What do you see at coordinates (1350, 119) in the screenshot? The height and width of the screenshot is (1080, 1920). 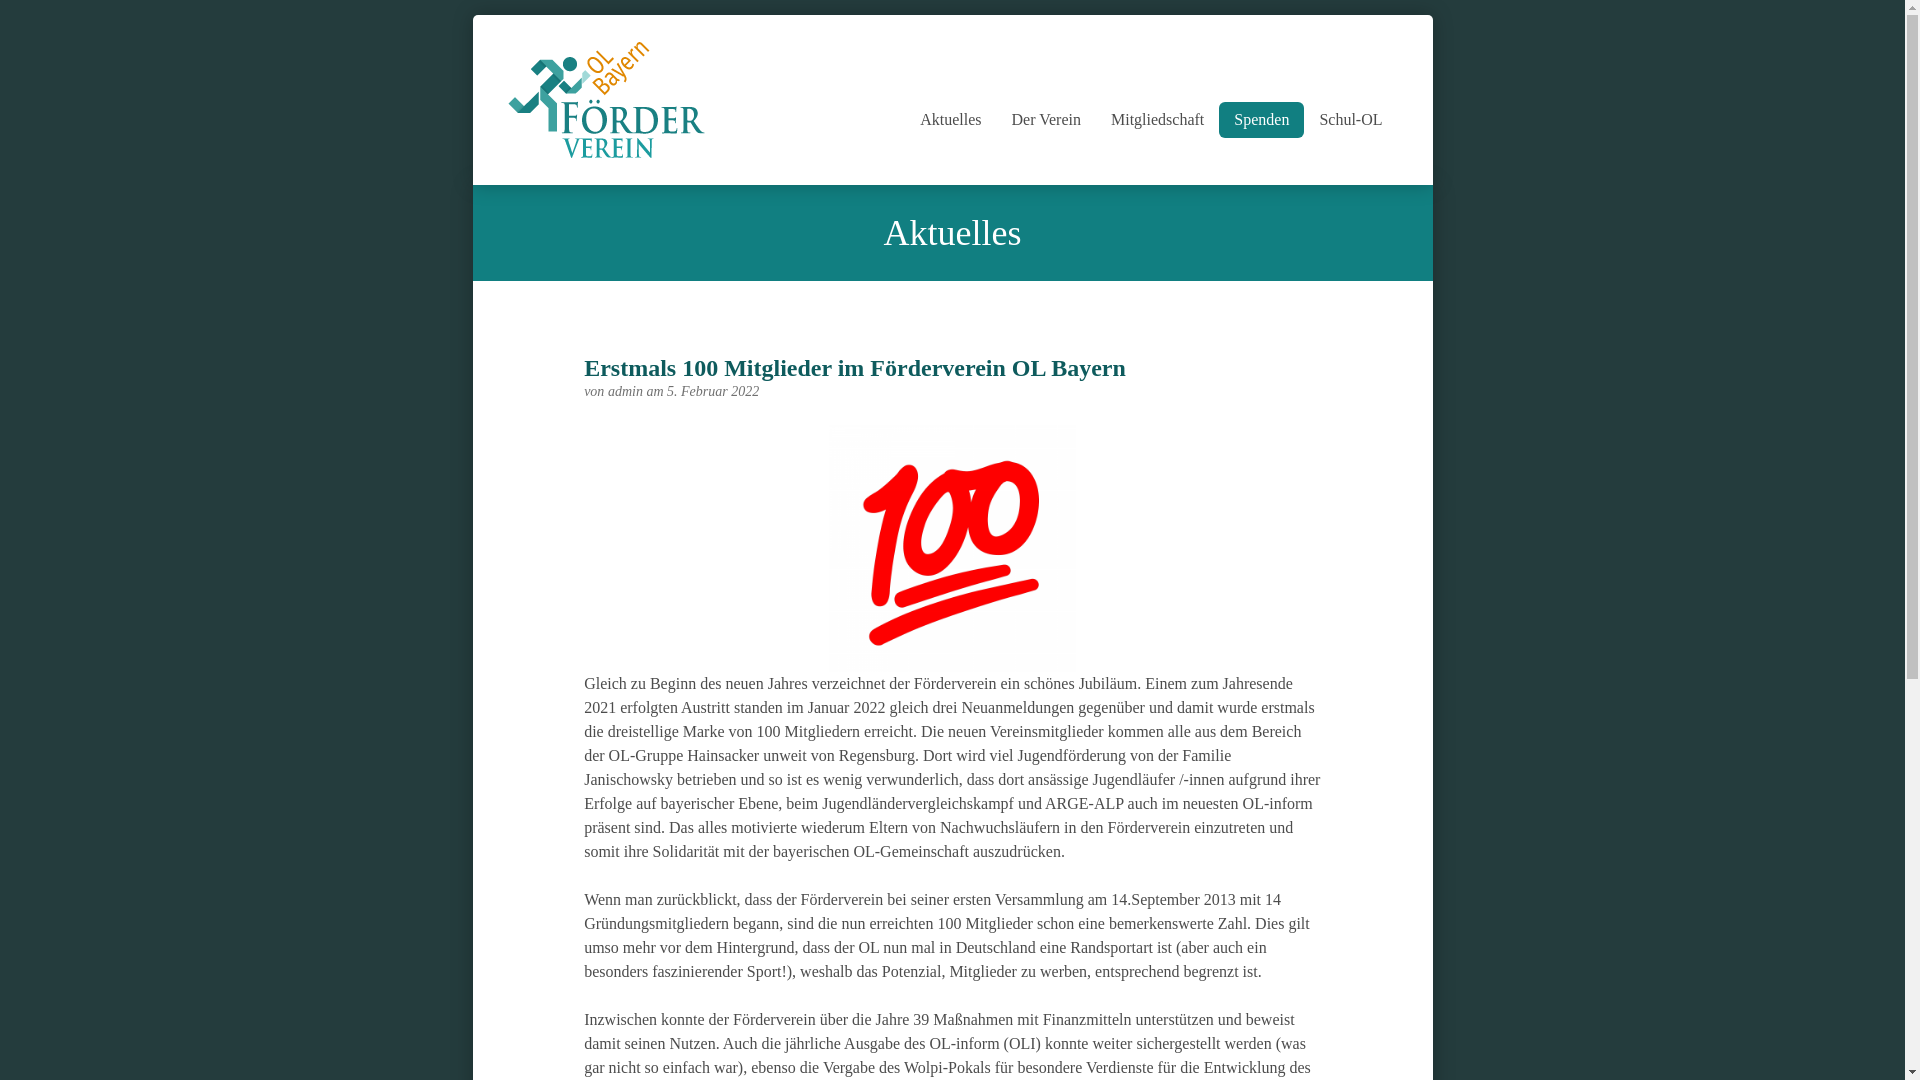 I see `'Schul-OL'` at bounding box center [1350, 119].